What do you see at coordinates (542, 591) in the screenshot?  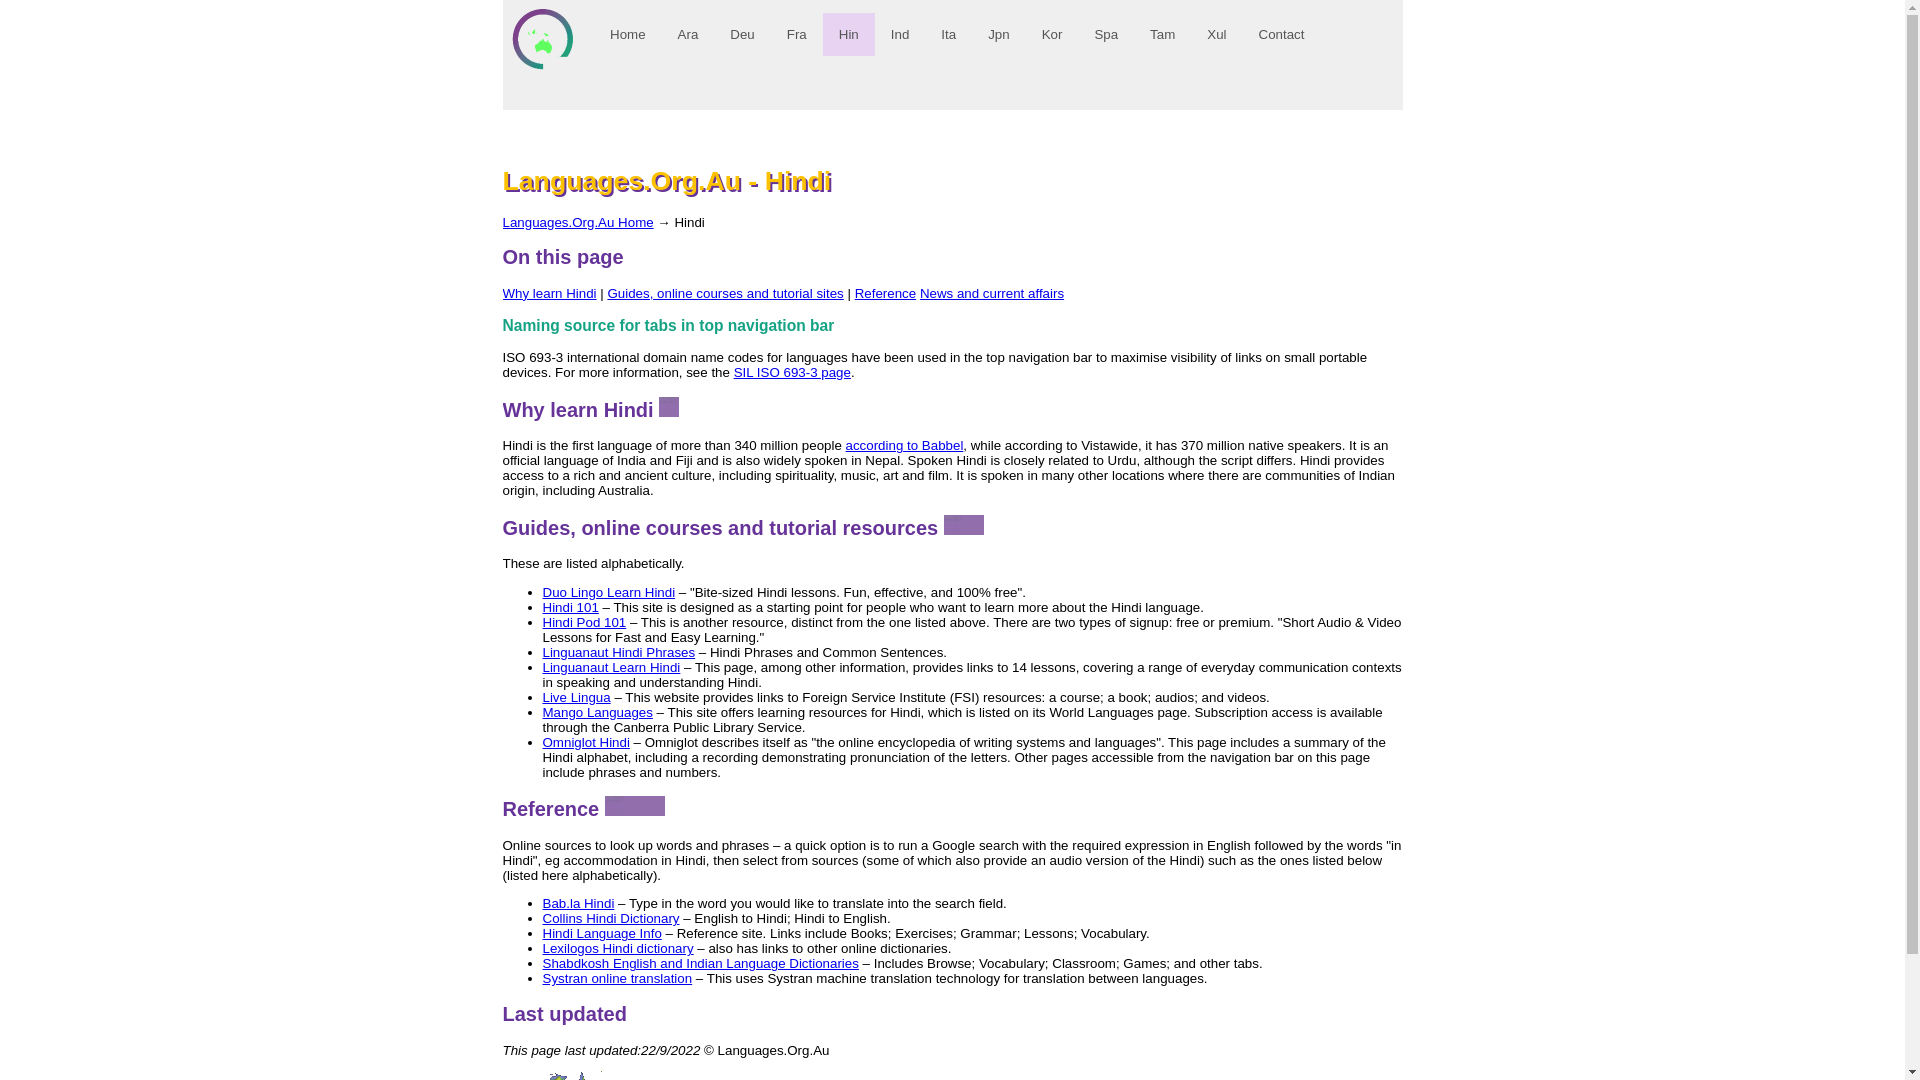 I see `'Duo Lingo Learn Hindi'` at bounding box center [542, 591].